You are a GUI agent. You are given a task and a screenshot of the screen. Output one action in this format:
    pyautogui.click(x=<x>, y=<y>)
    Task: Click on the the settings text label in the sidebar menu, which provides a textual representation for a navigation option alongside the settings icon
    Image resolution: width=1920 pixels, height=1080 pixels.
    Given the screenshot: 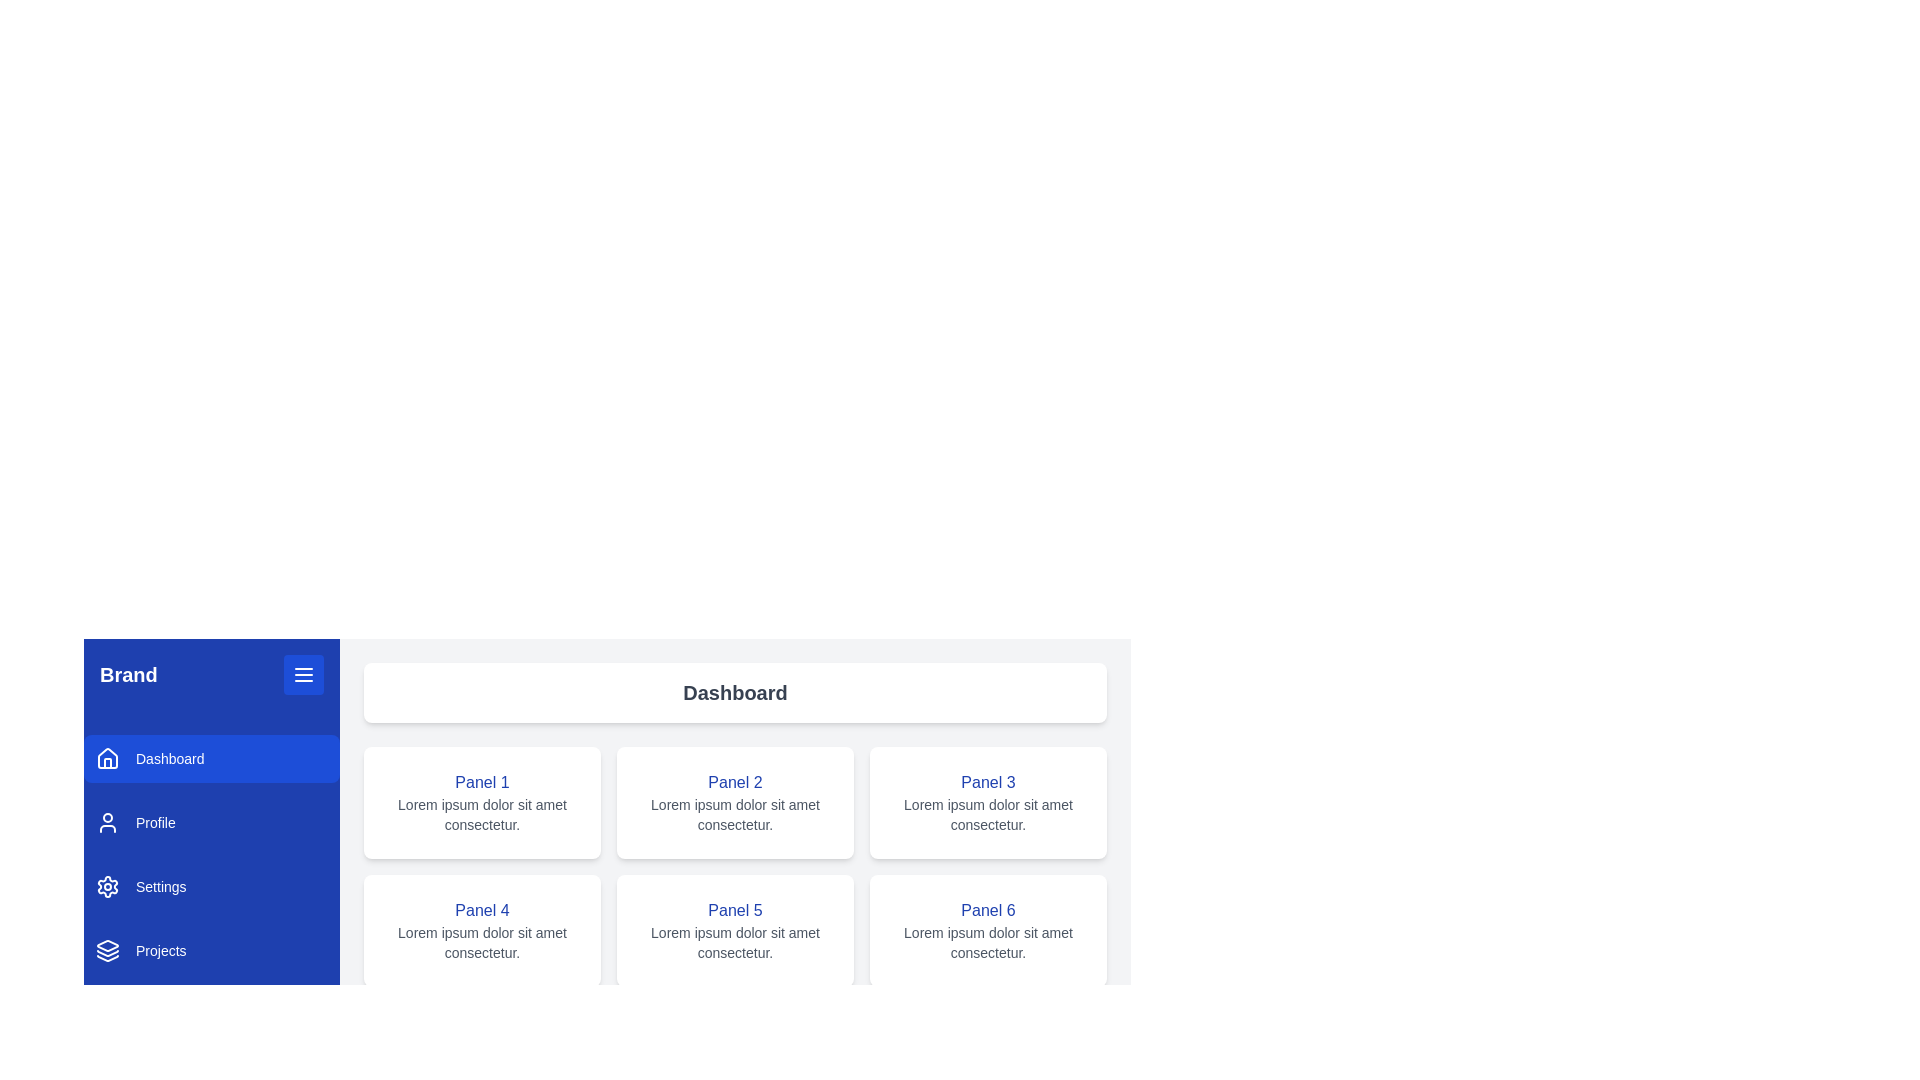 What is the action you would take?
    pyautogui.click(x=161, y=886)
    